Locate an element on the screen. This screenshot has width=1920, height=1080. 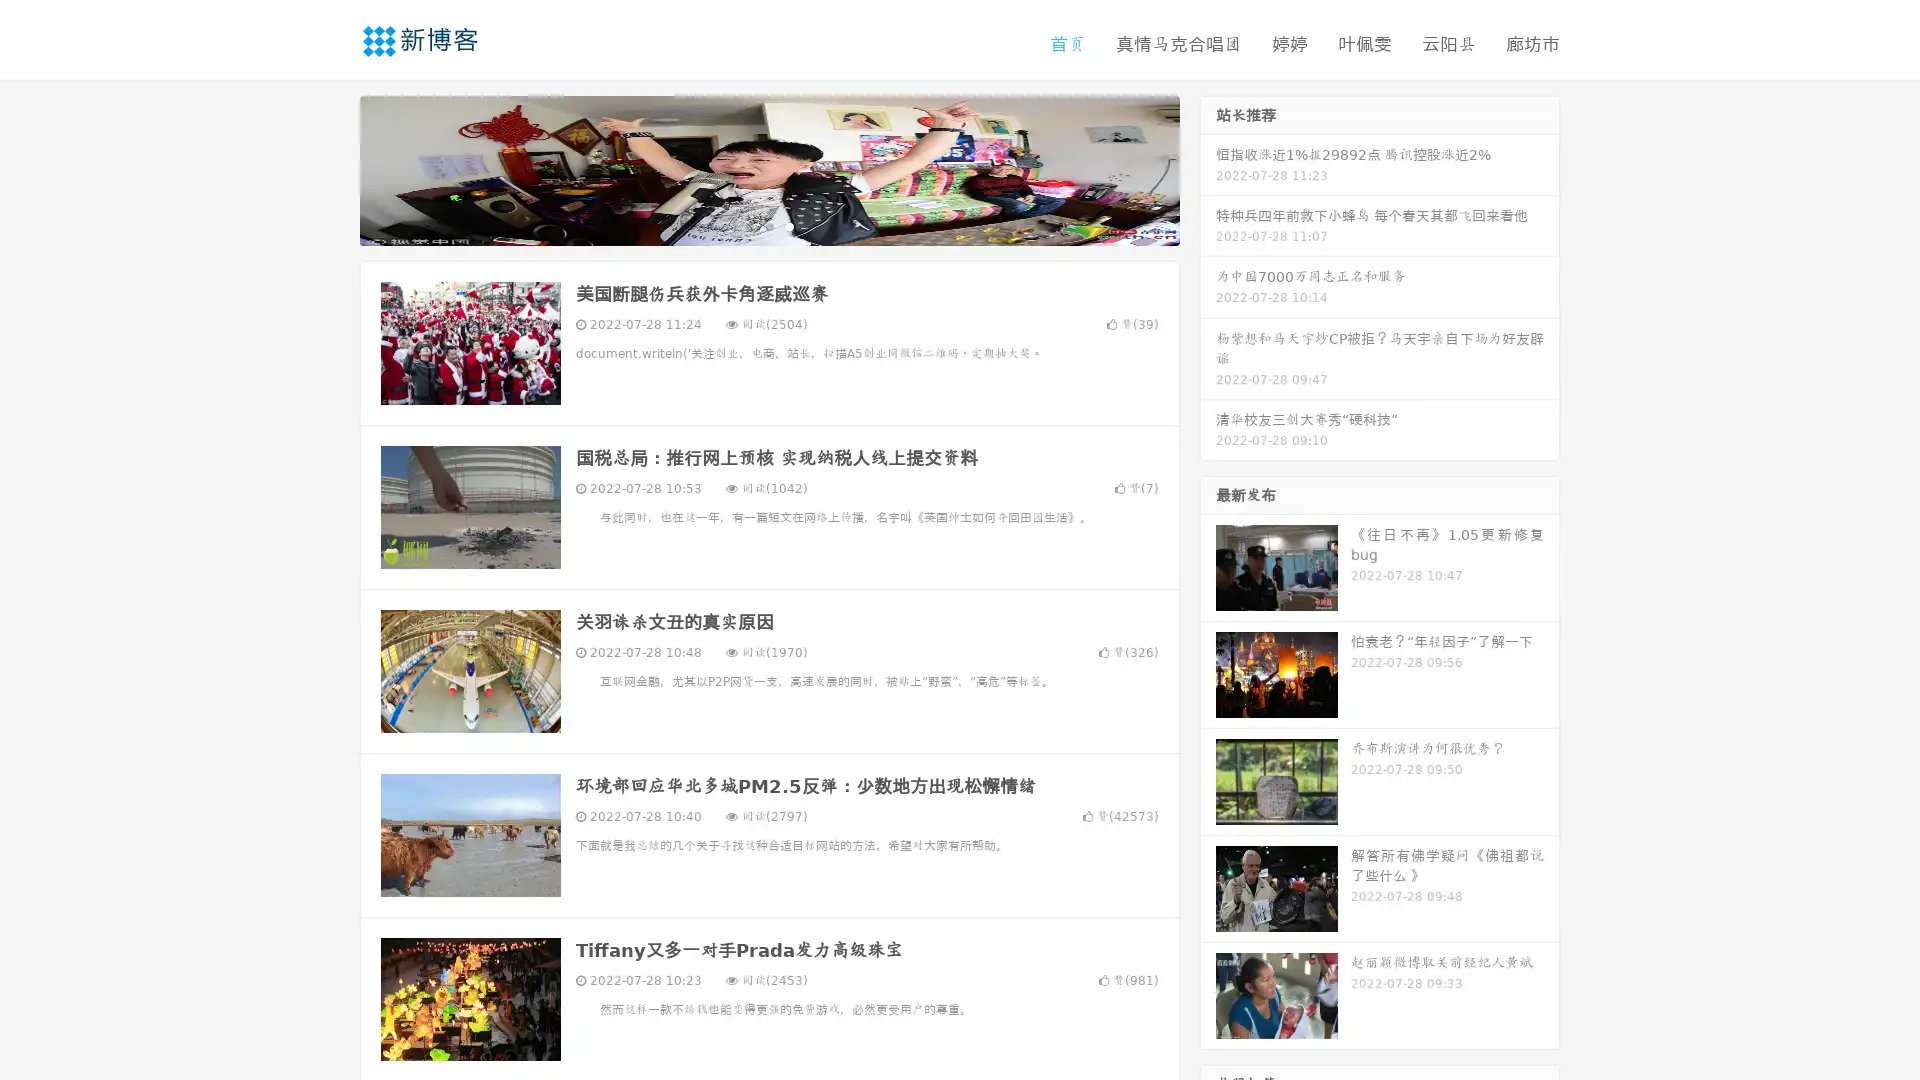
Previous slide is located at coordinates (330, 168).